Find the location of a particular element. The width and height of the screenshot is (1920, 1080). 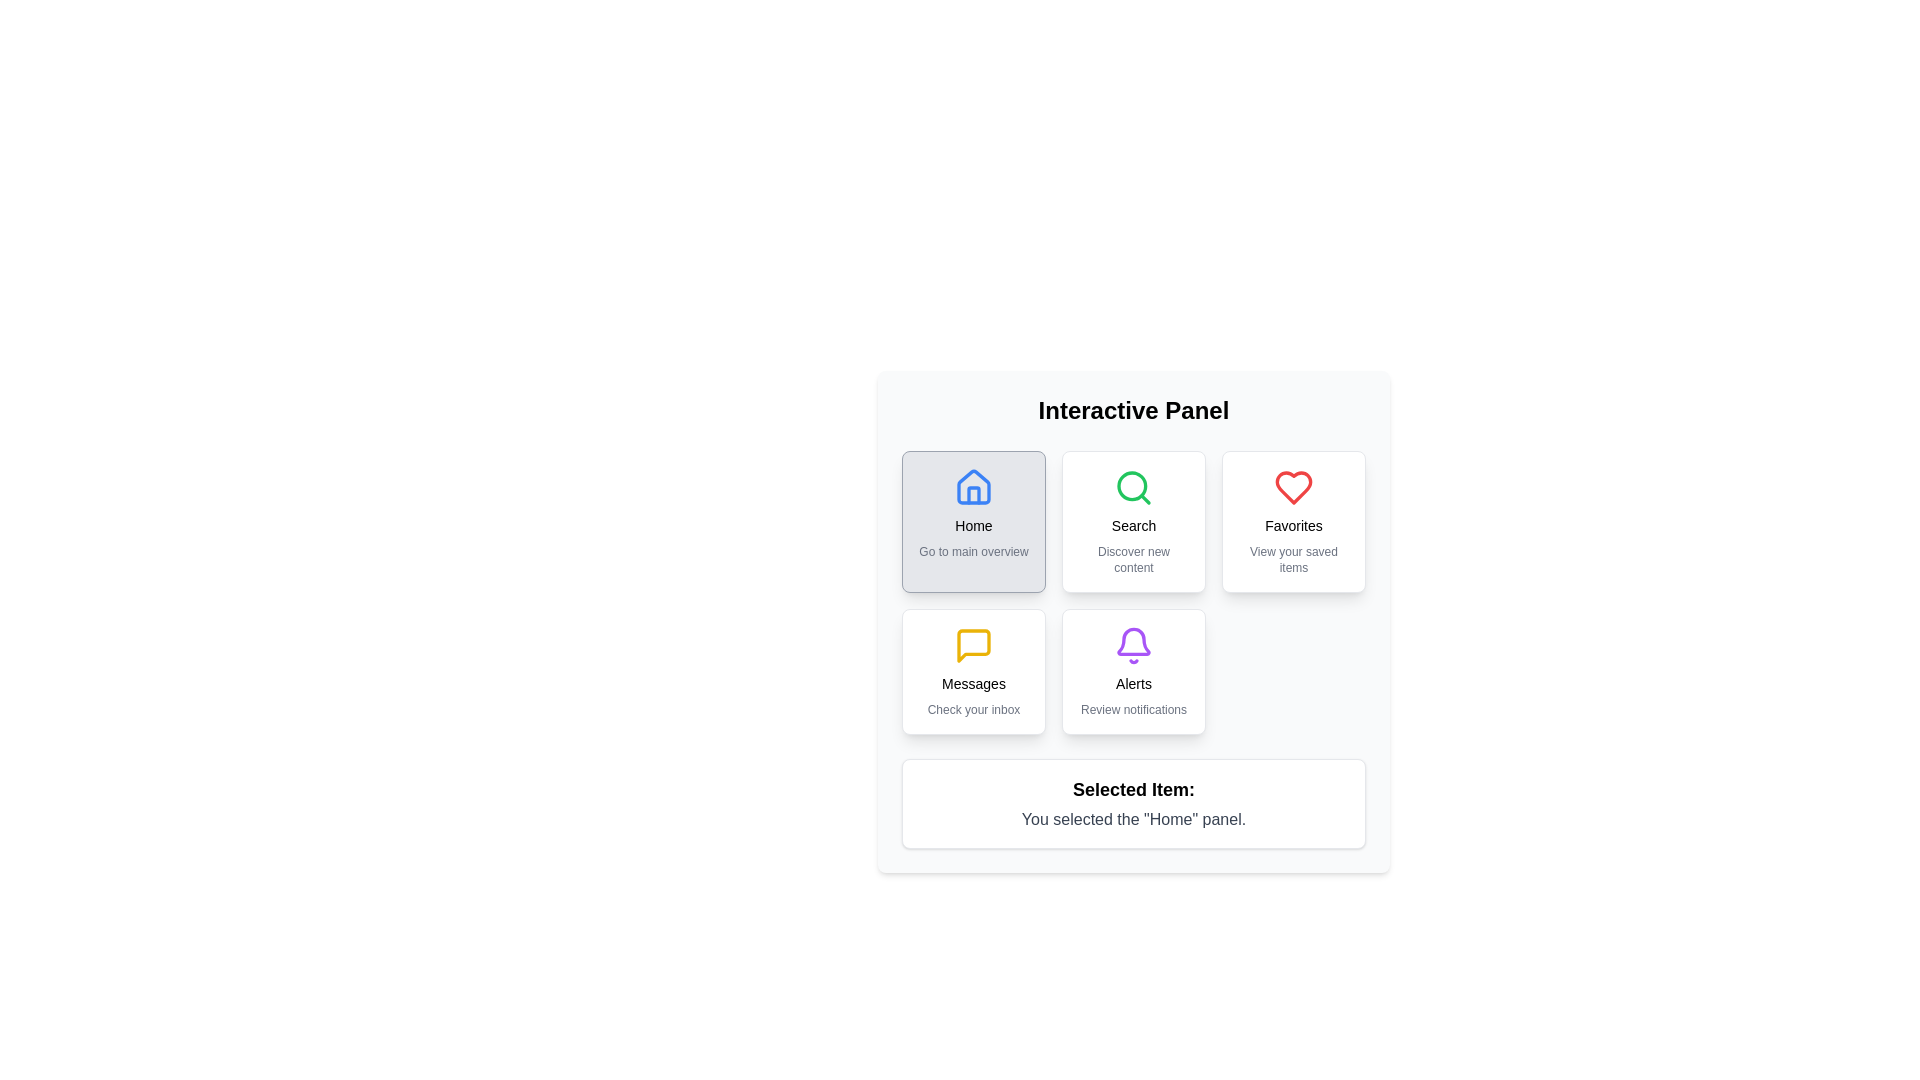

the visual representation of the red heart icon within the 'Favorites' card located in the top-right section of the grid layout is located at coordinates (1294, 488).